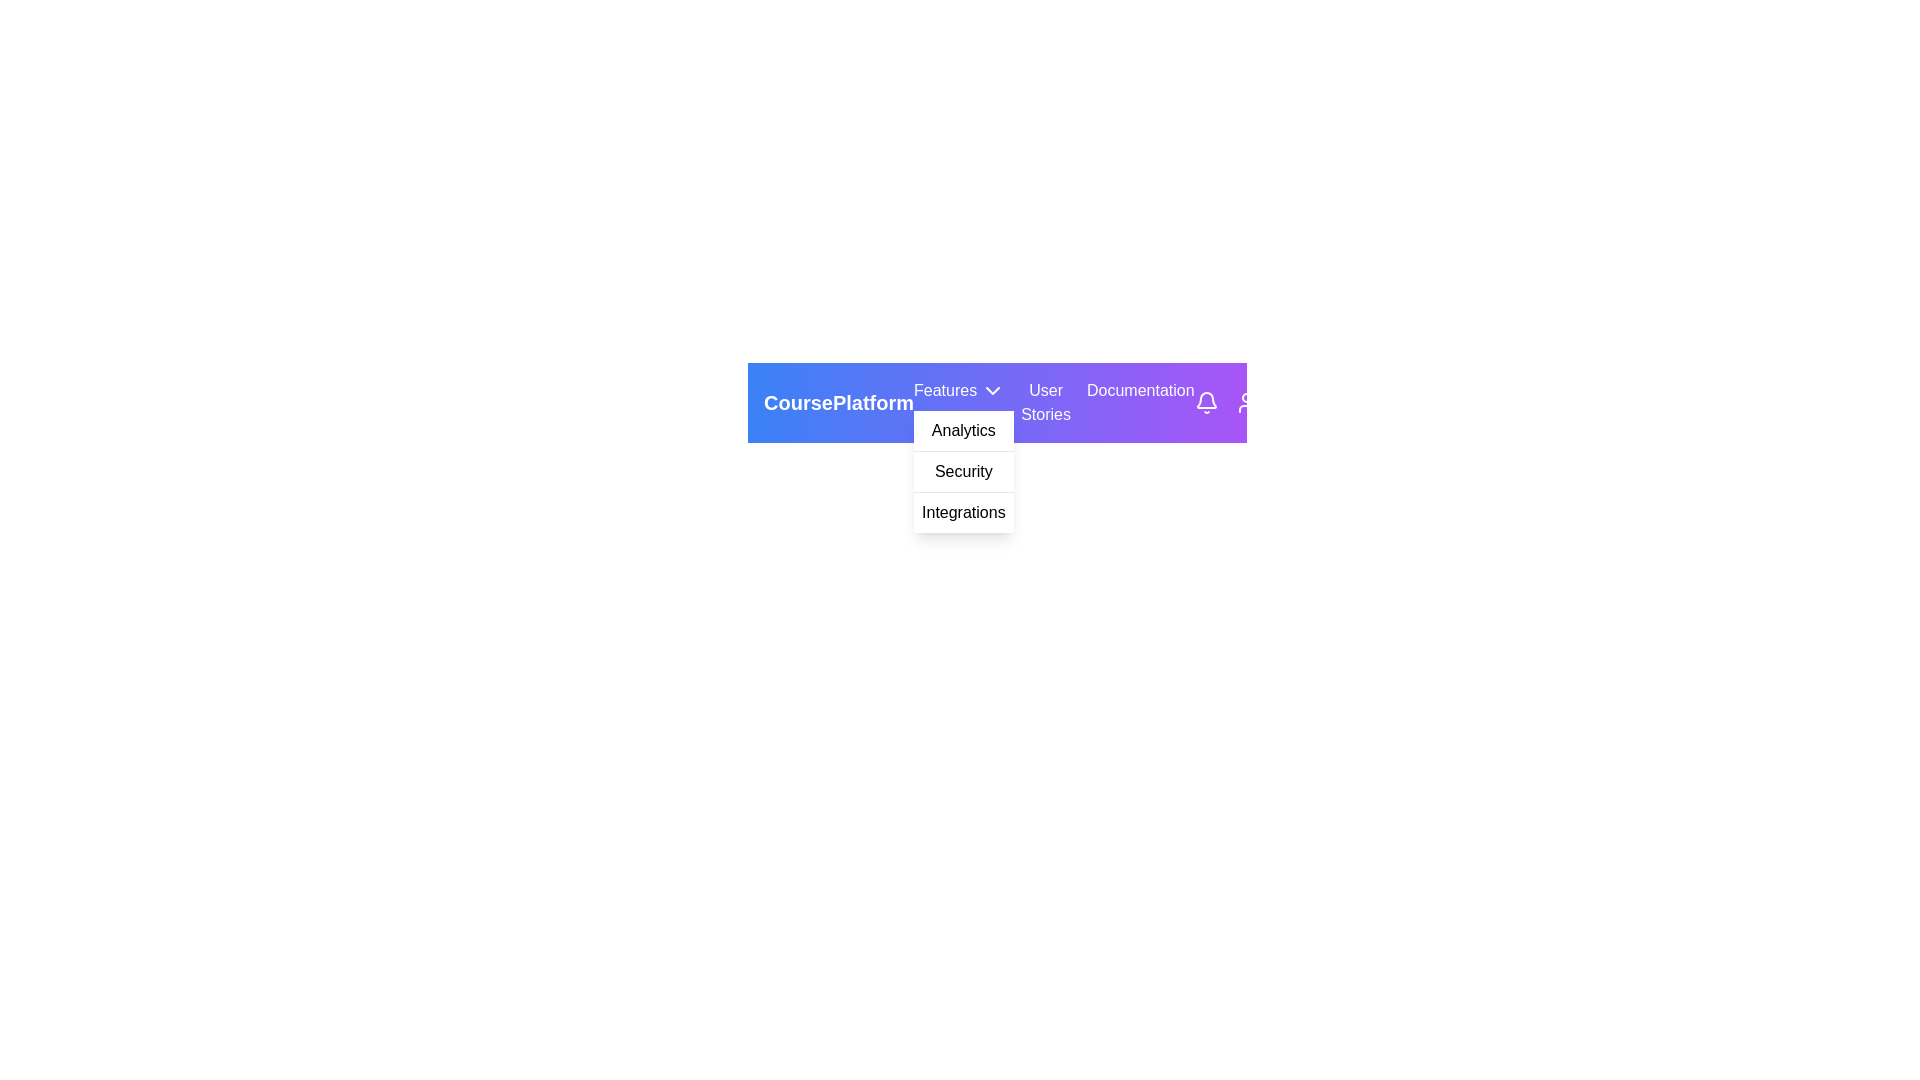  I want to click on the 'Integrations' menu item, which is the third item in the dropdown under 'Features', so click(963, 512).